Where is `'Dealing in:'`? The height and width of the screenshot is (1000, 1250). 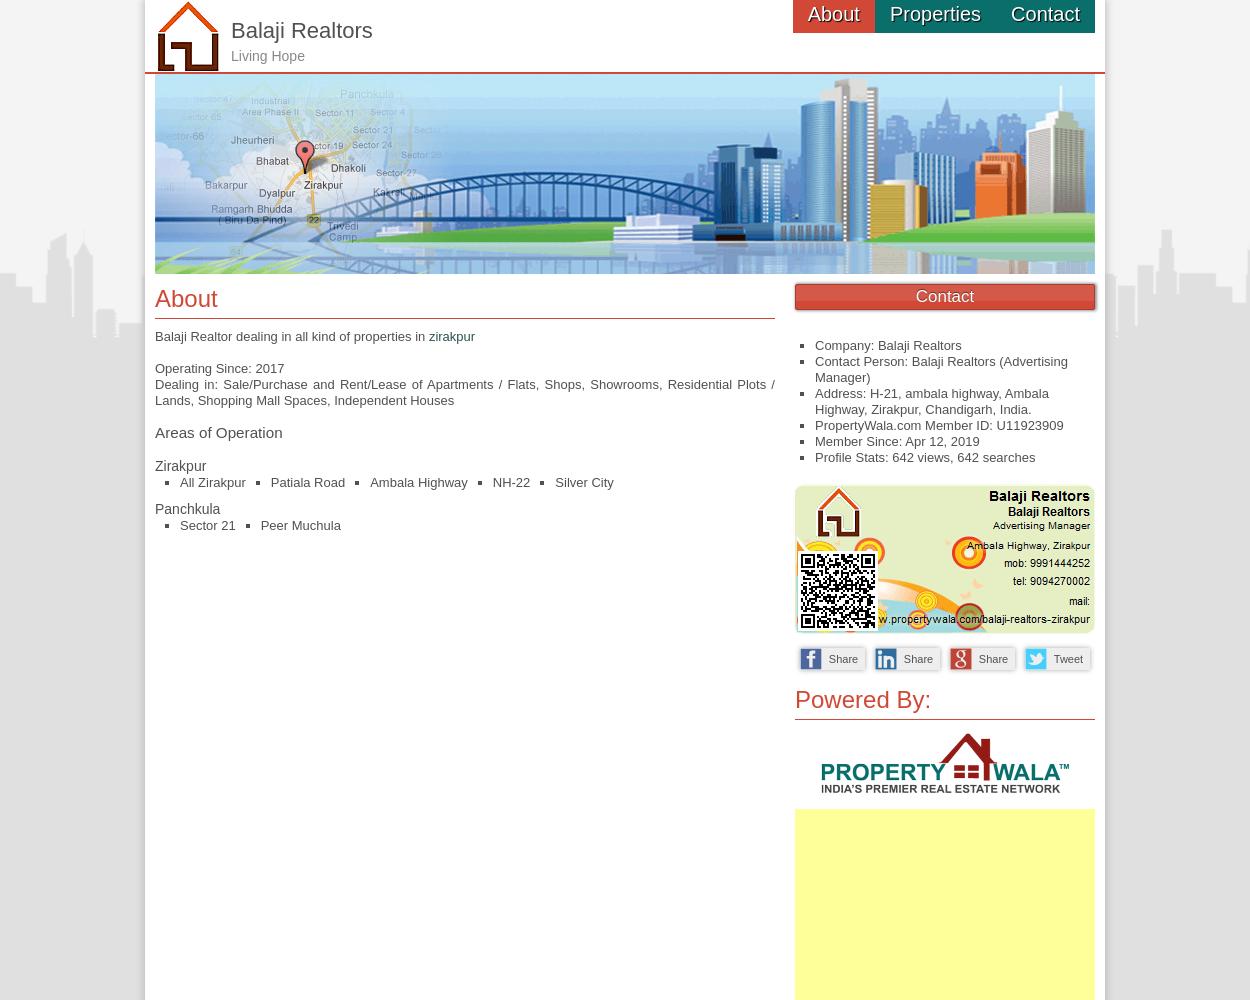 'Dealing in:' is located at coordinates (188, 383).